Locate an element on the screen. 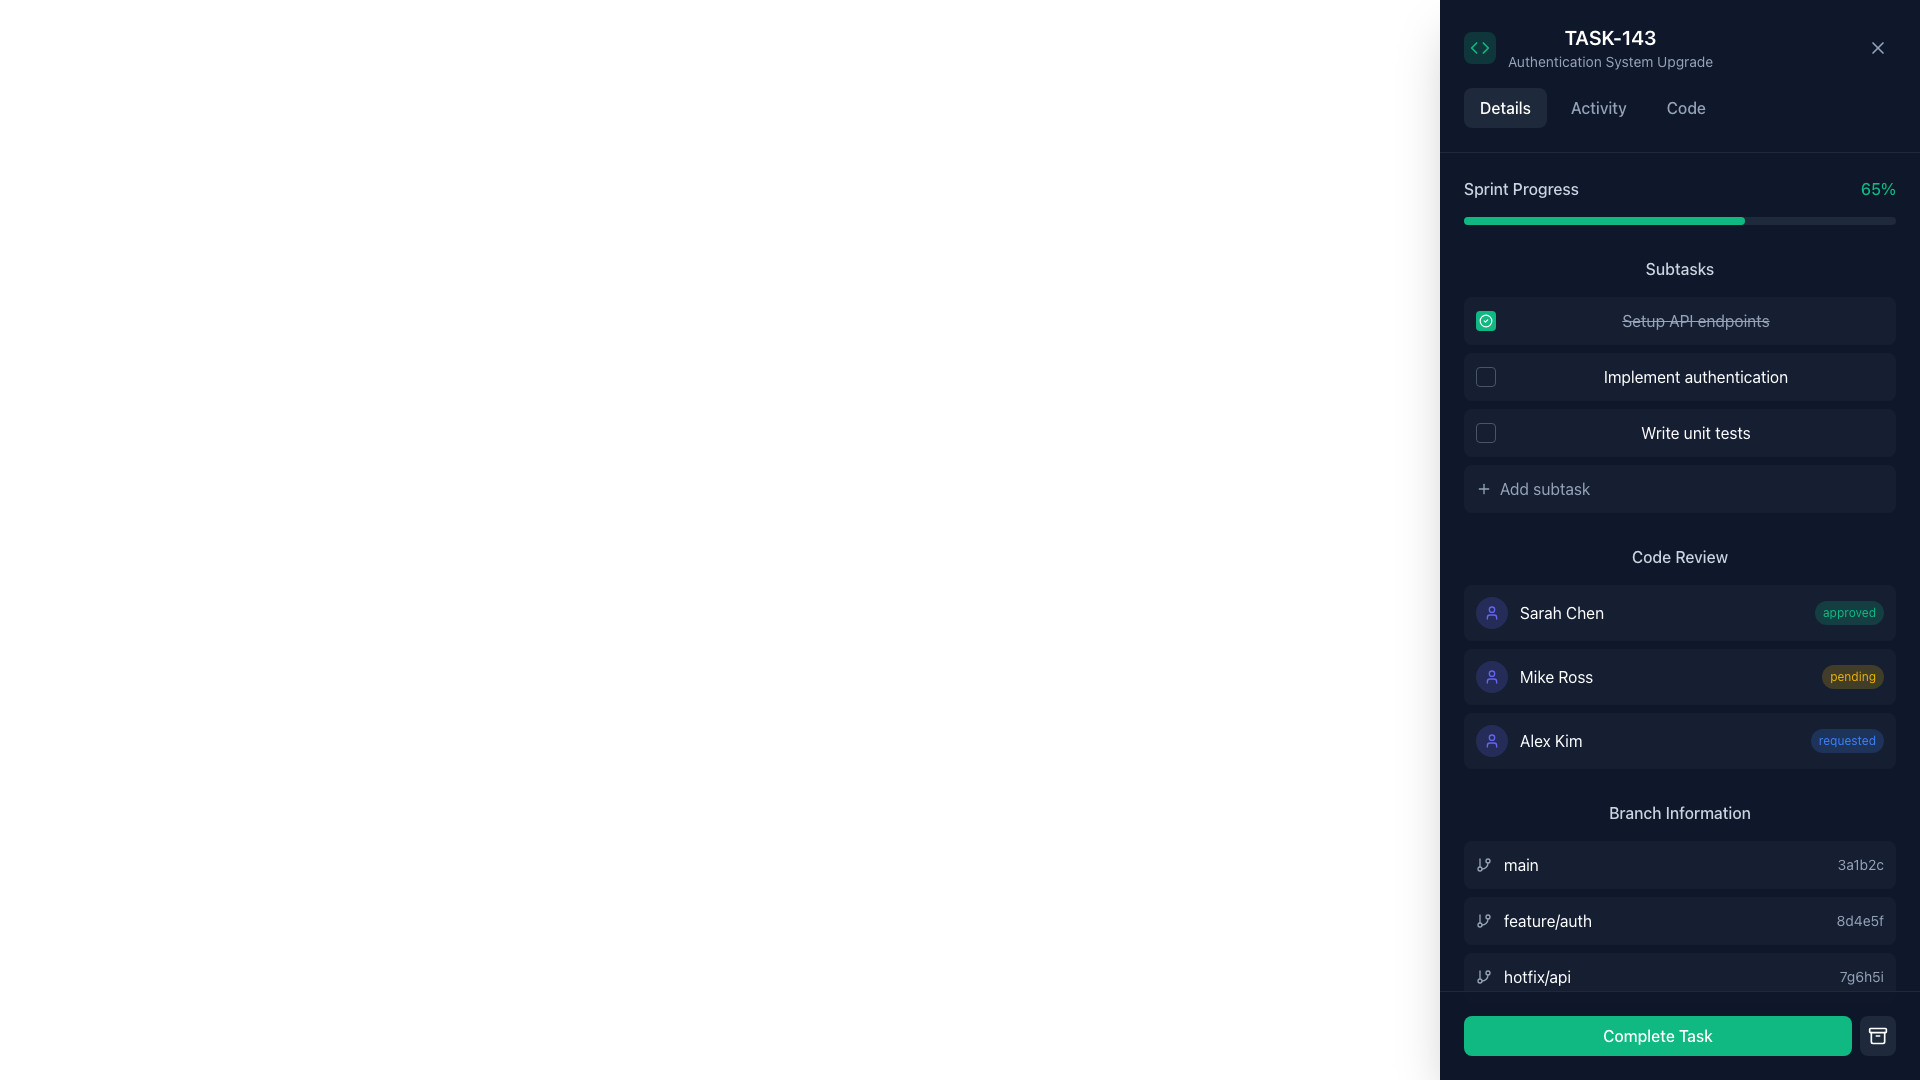 Image resolution: width=1920 pixels, height=1080 pixels. the 'main' branch entry in the version control overview is located at coordinates (1680, 863).